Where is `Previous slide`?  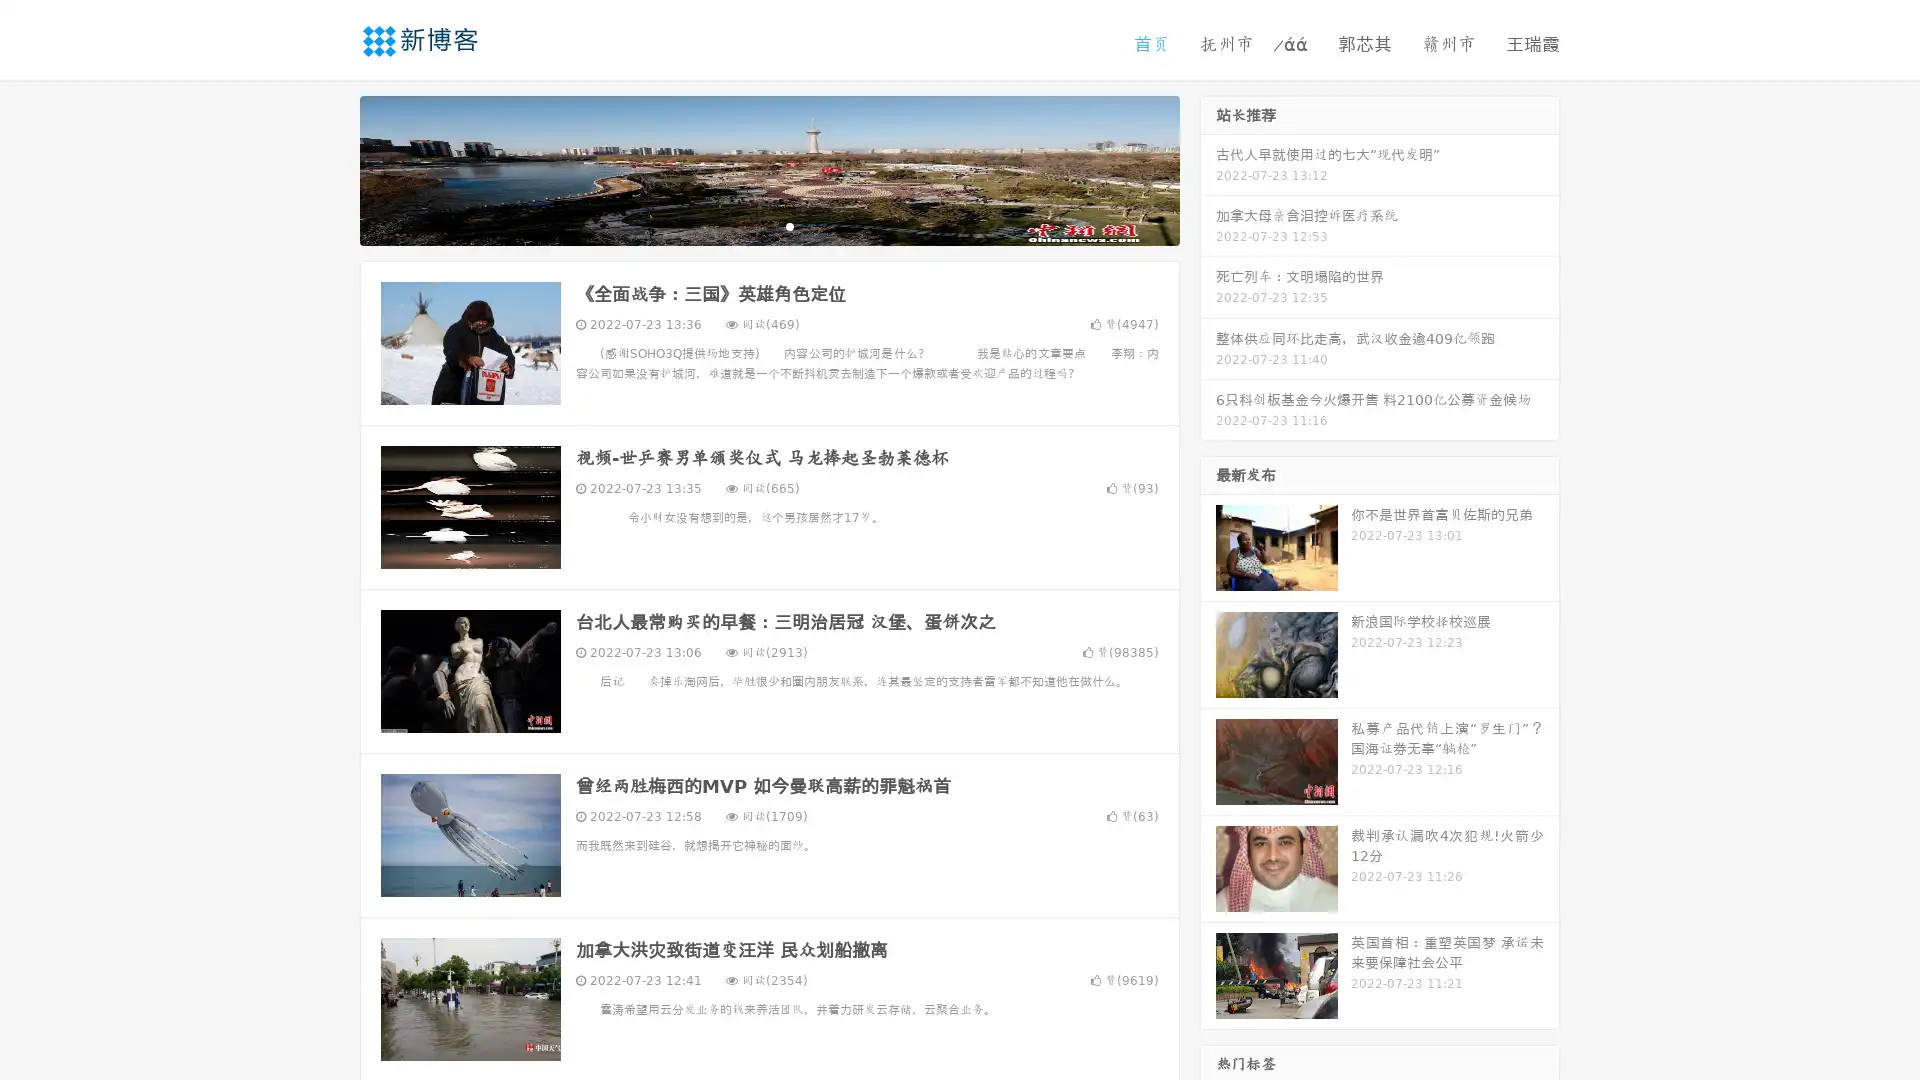 Previous slide is located at coordinates (330, 168).